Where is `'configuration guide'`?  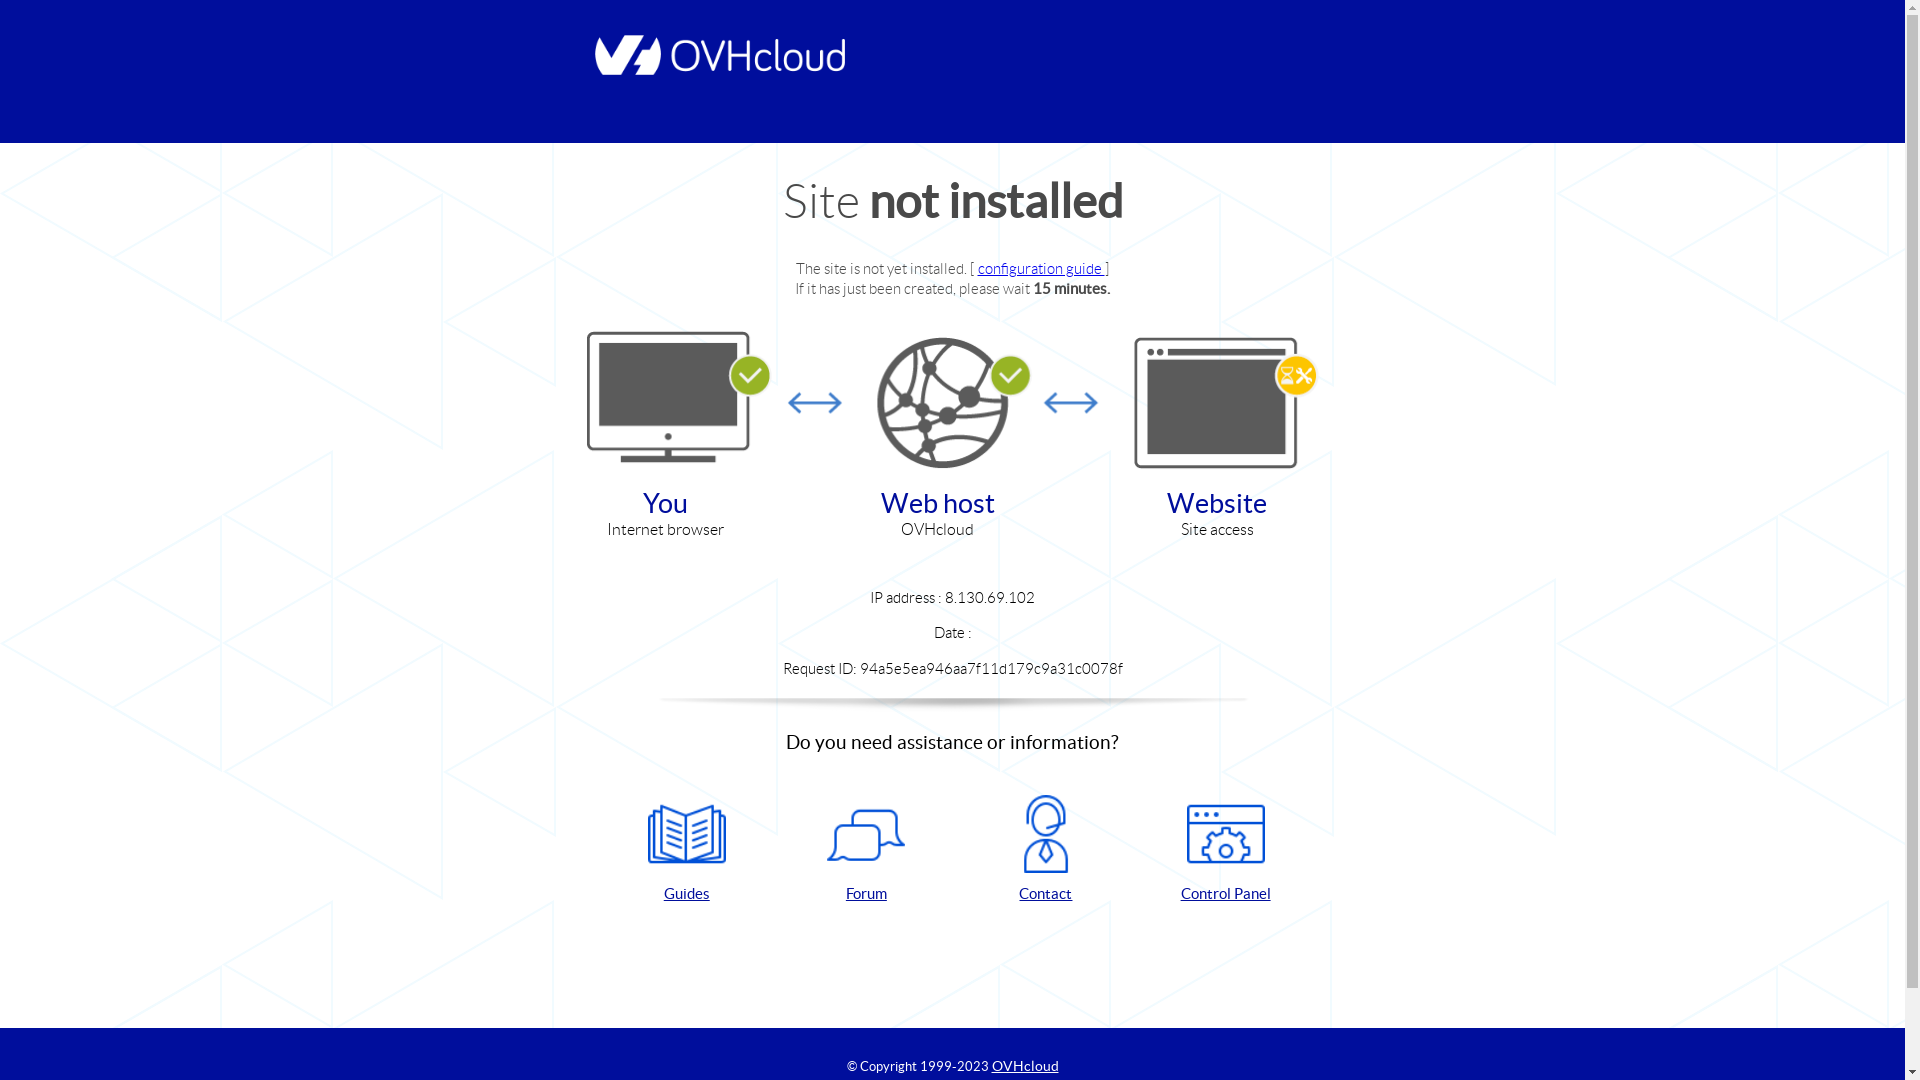
'configuration guide' is located at coordinates (978, 267).